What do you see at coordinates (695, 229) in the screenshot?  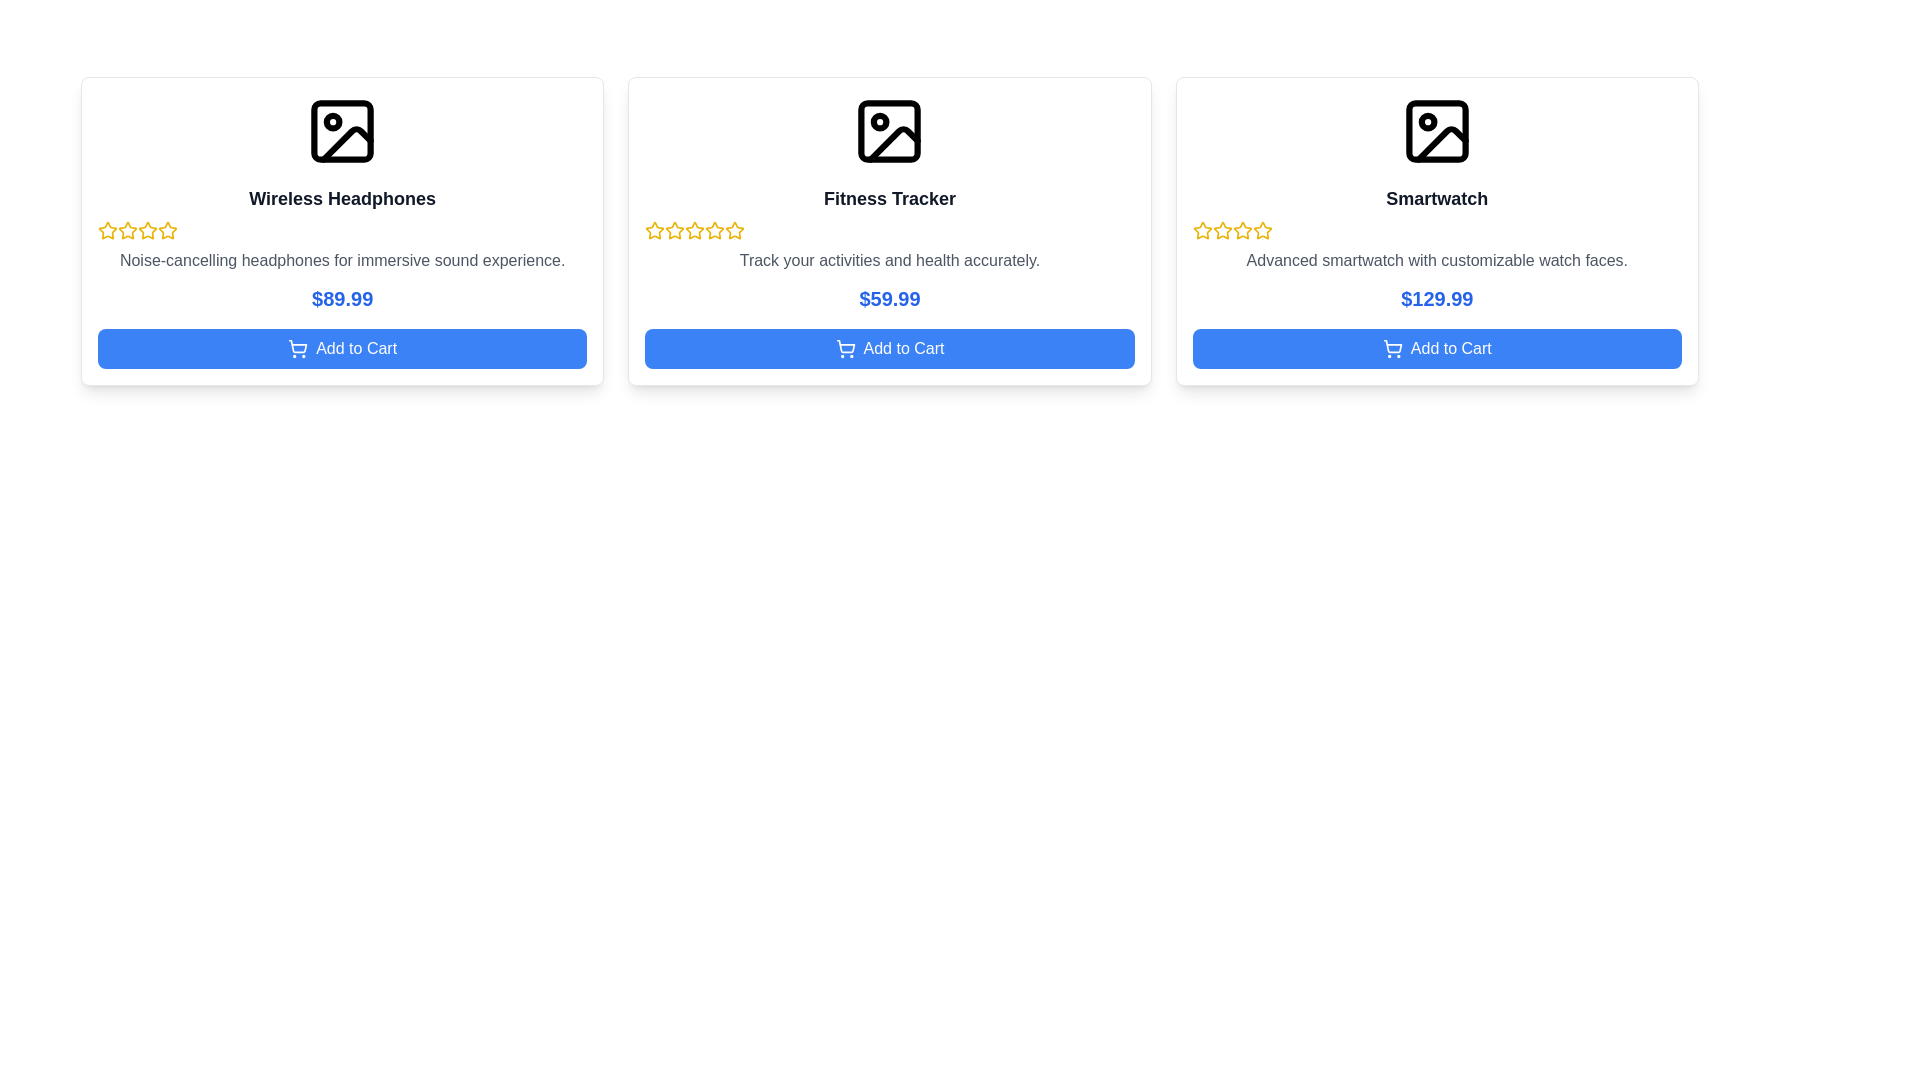 I see `the second yellow-bordered star in the five-star rating row below the 'Fitness Tracker' product information panel` at bounding box center [695, 229].